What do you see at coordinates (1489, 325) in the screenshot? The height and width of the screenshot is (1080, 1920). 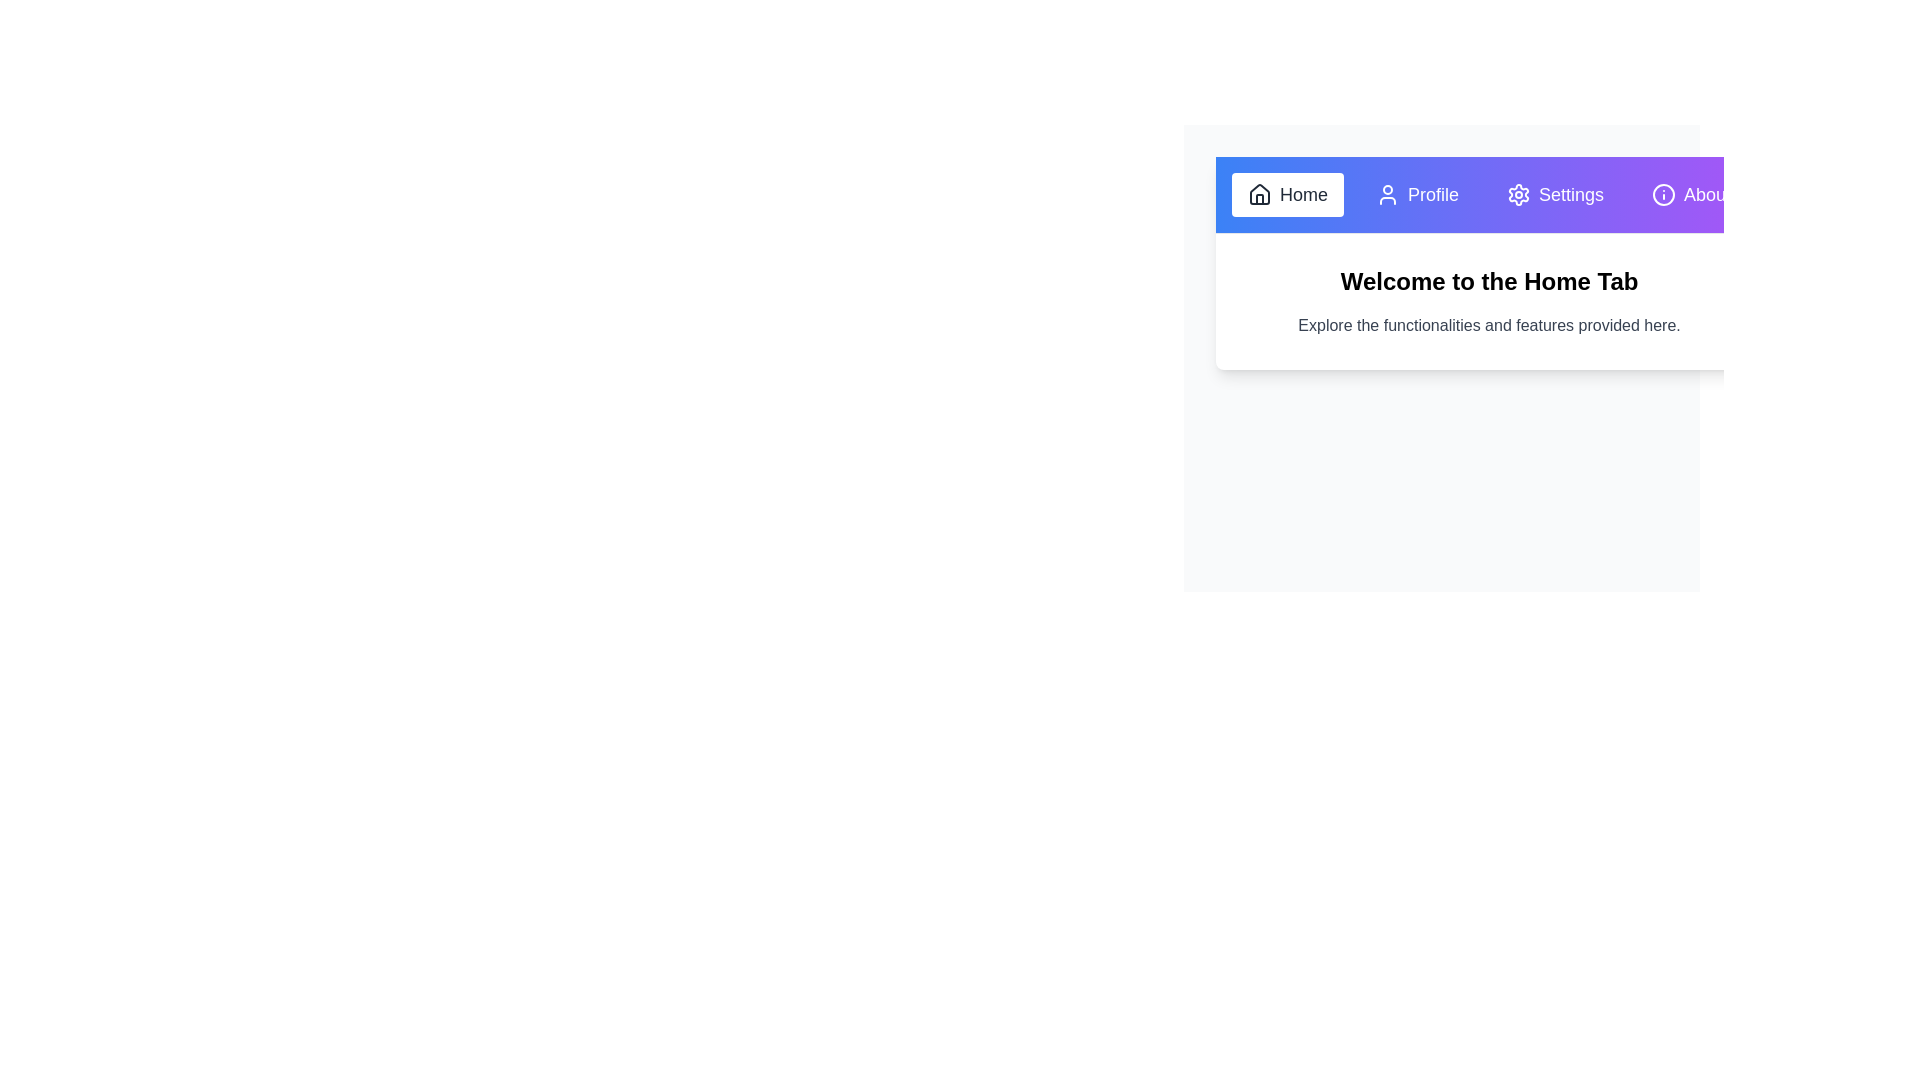 I see `text content of the label displaying 'Explore the functionalities and features provided here.' which is located directly below the heading 'Welcome to the Home Tab'` at bounding box center [1489, 325].